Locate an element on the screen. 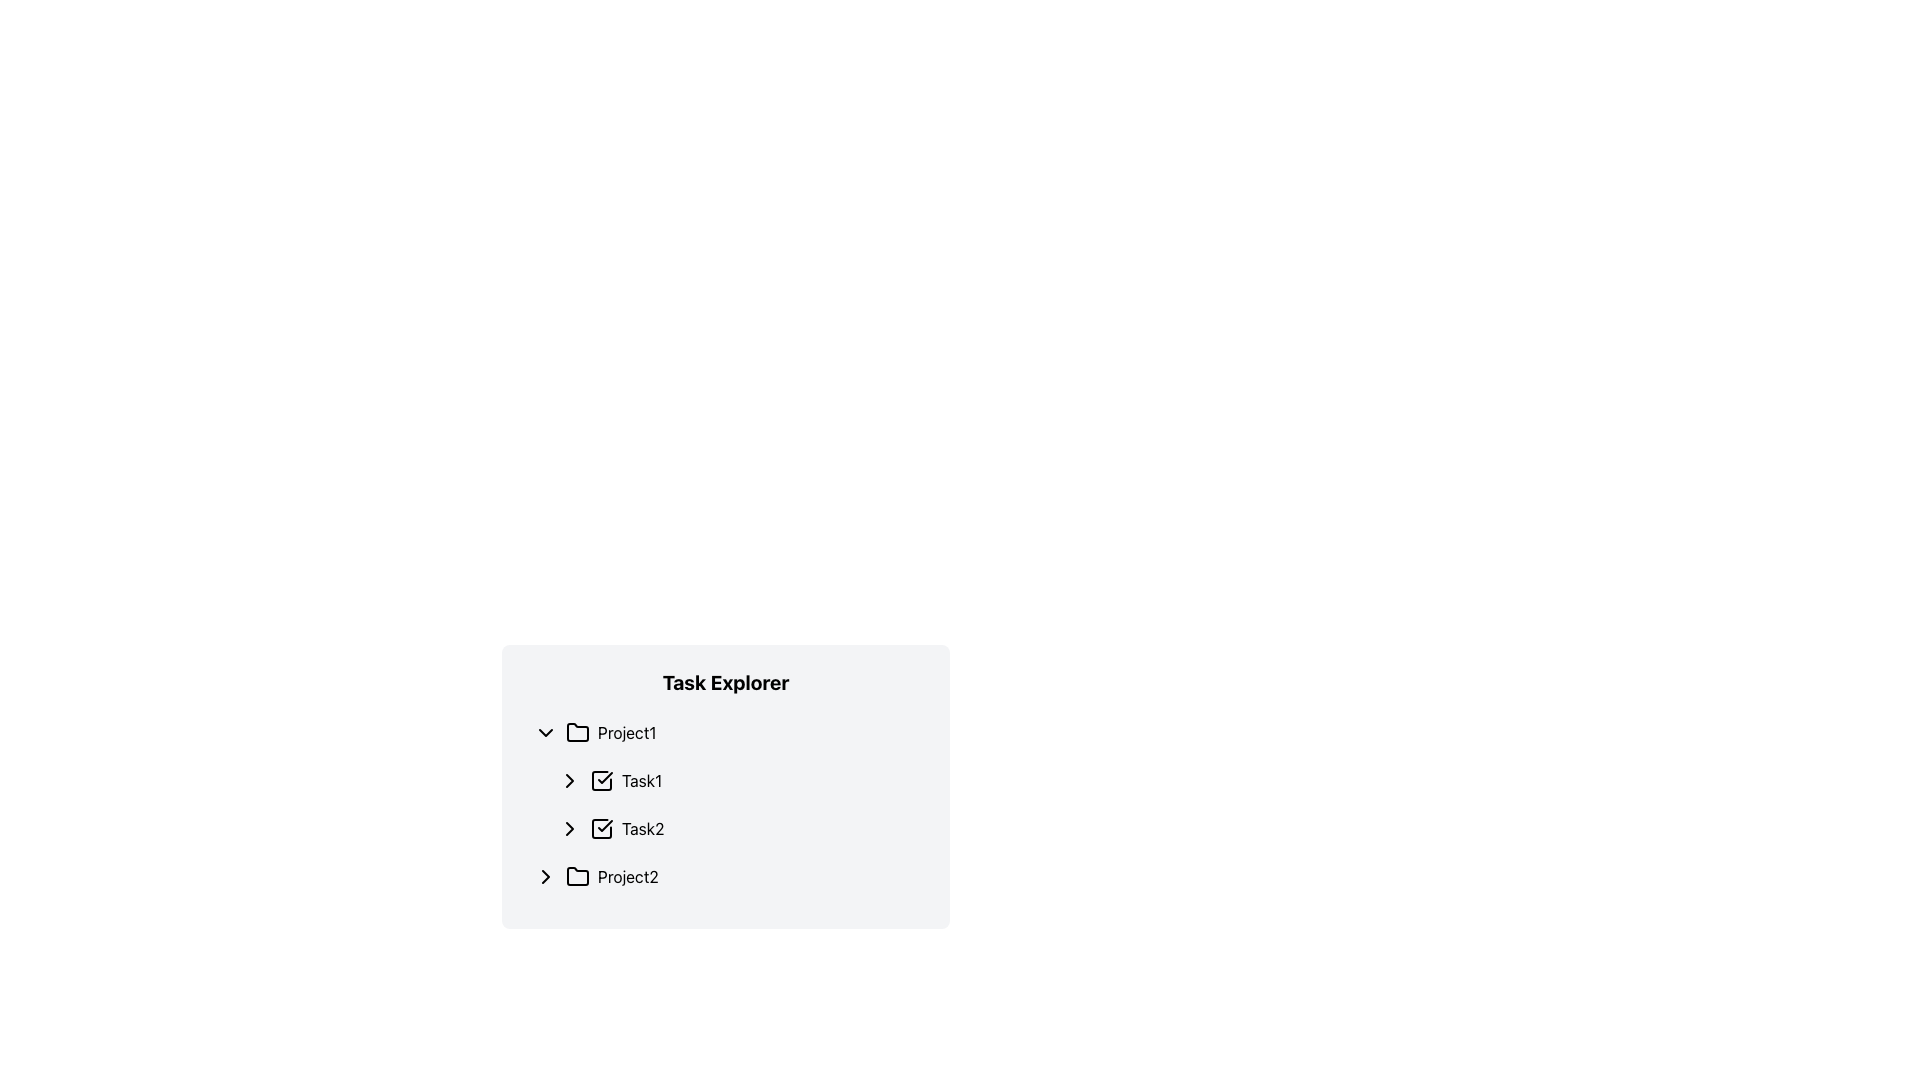  the folder icon representing 'Project2' in the Task Explorer to interact with it is located at coordinates (576, 874).